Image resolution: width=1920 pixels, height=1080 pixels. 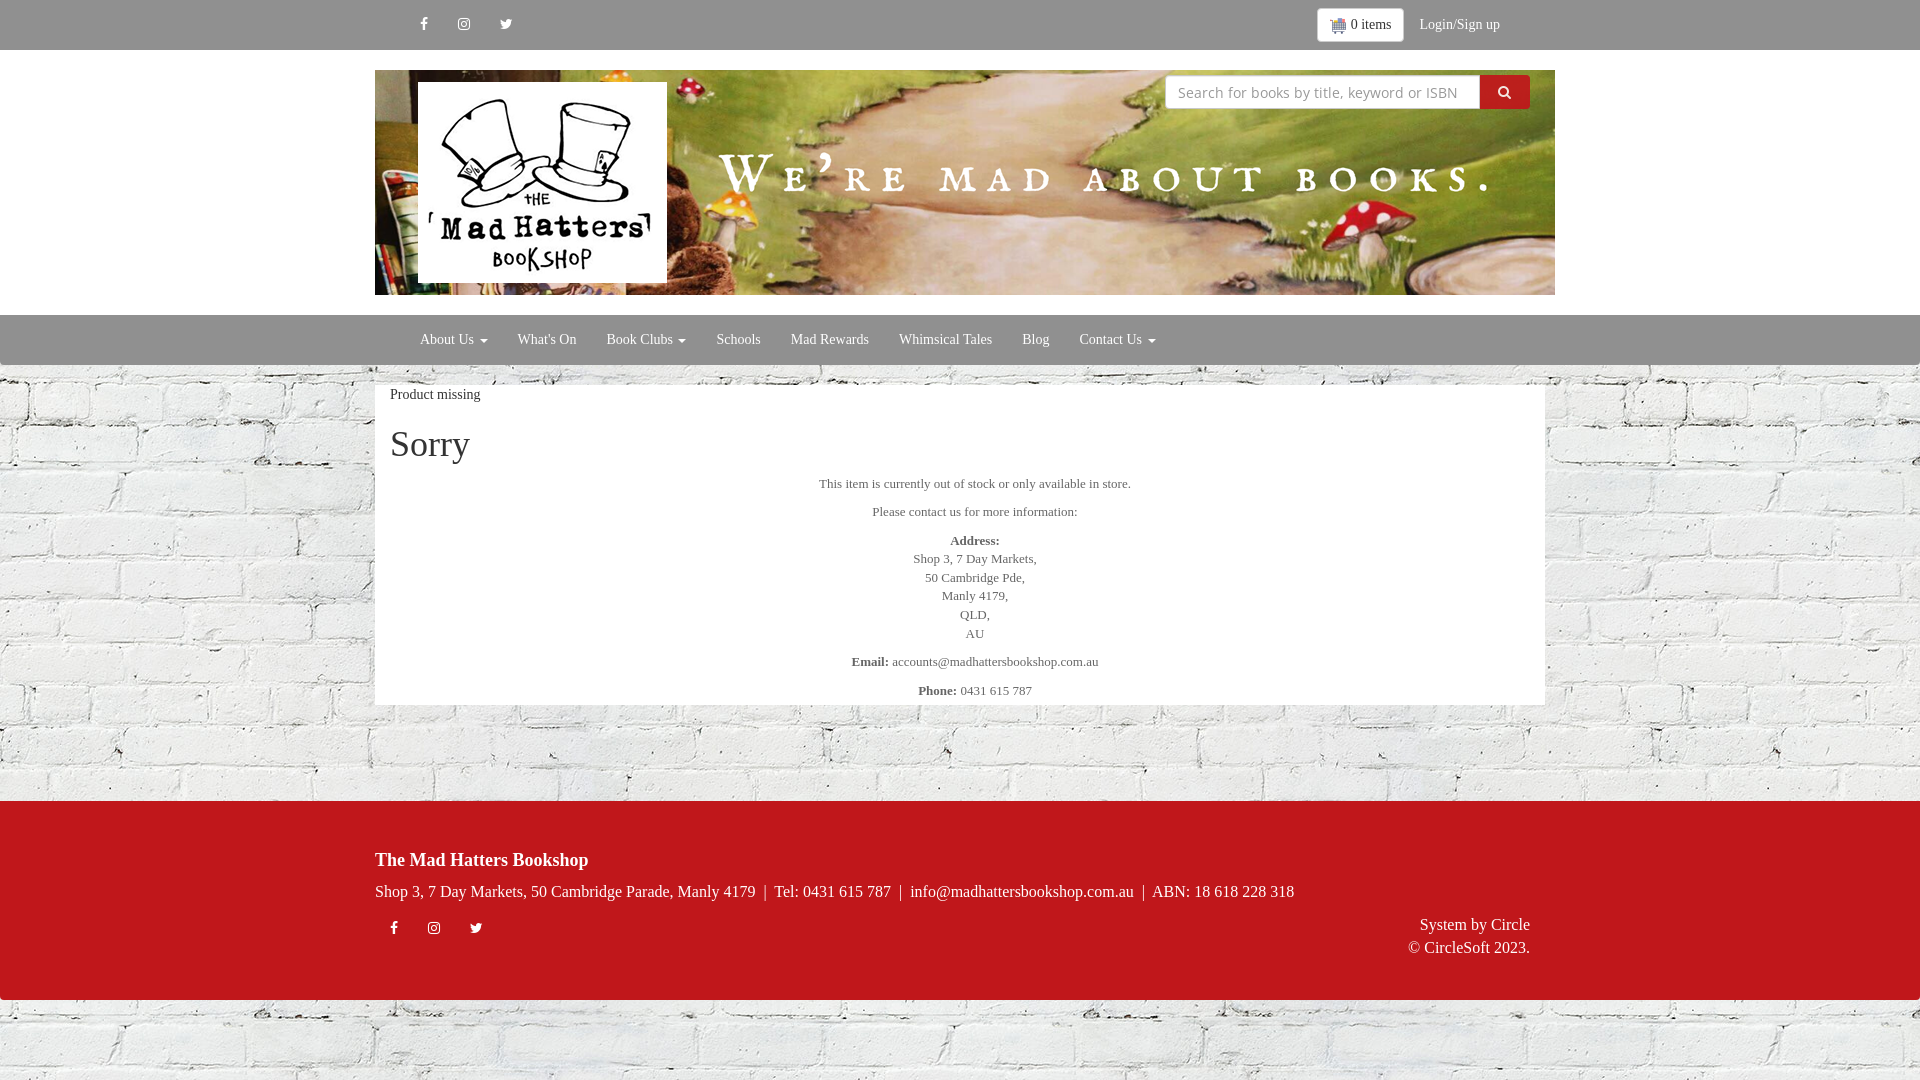 What do you see at coordinates (1007, 338) in the screenshot?
I see `'Blog'` at bounding box center [1007, 338].